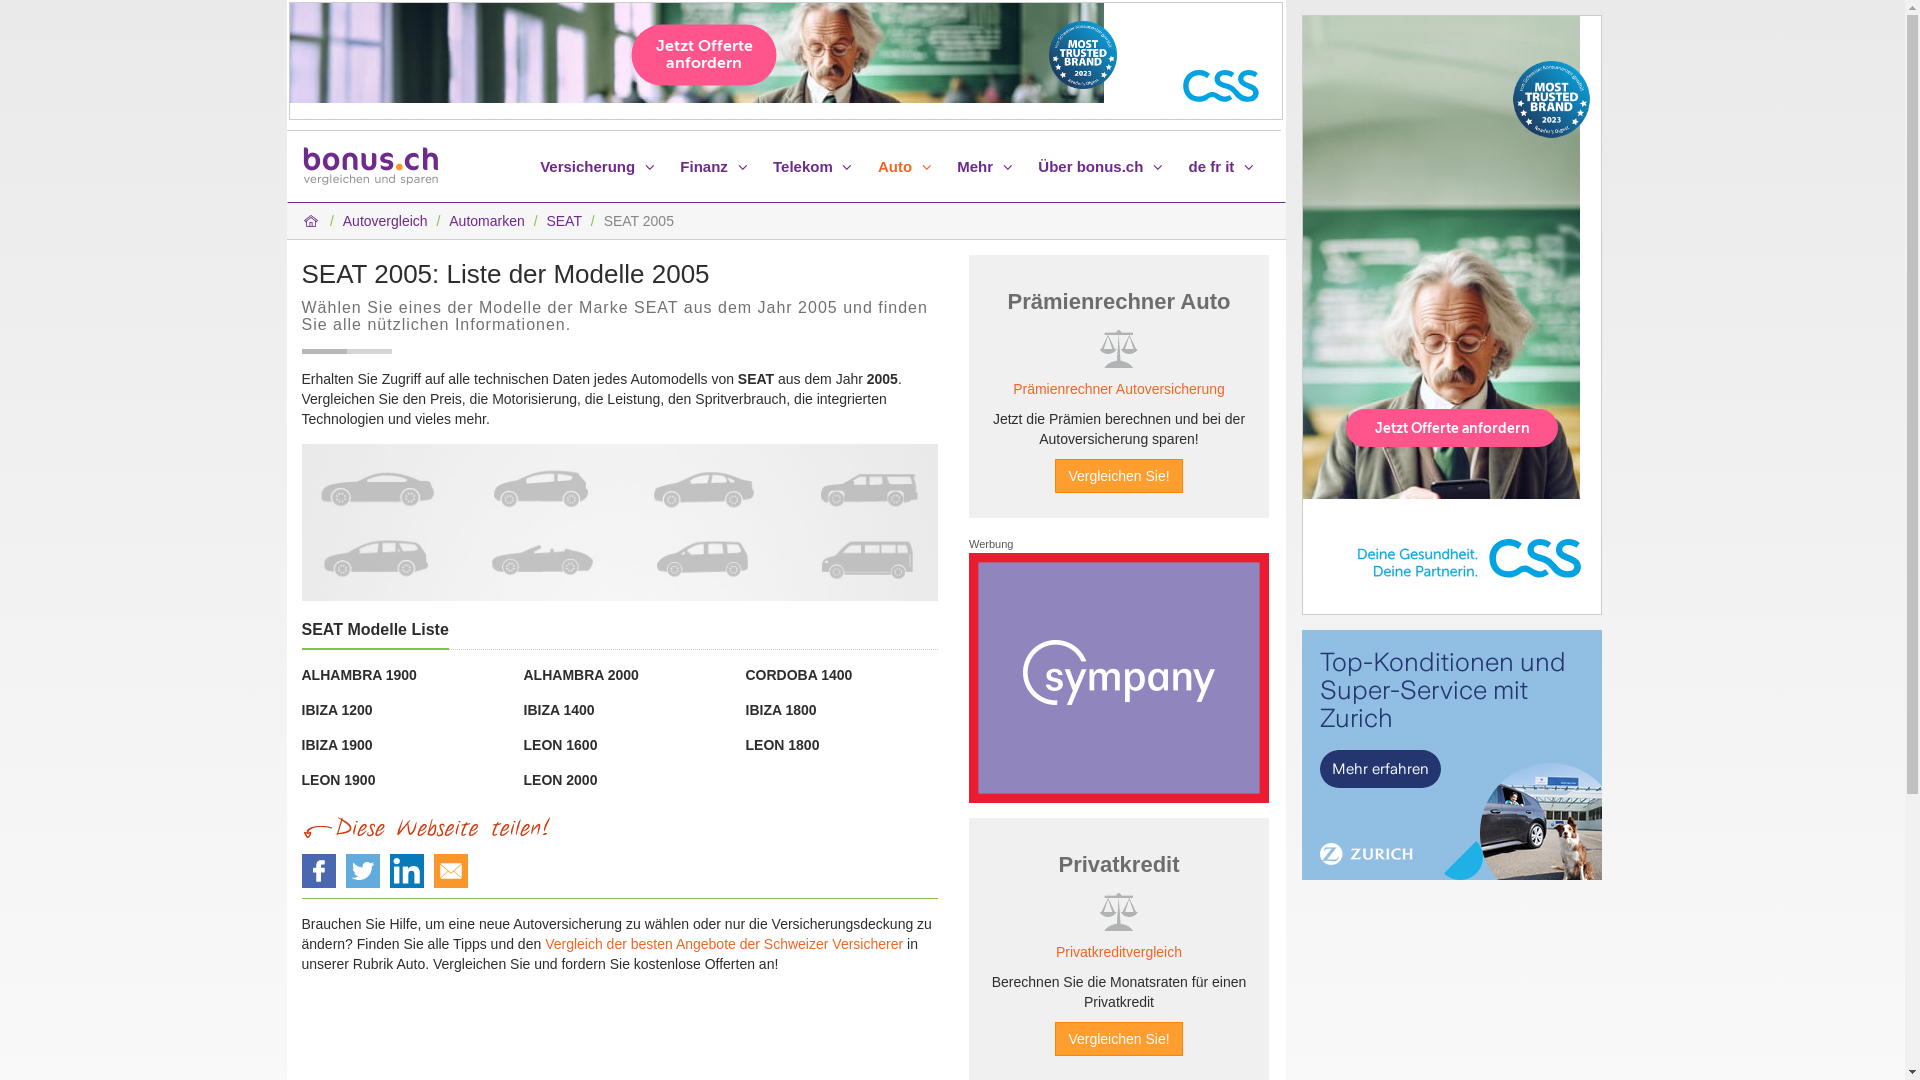  What do you see at coordinates (780, 708) in the screenshot?
I see `'IBIZA 1800'` at bounding box center [780, 708].